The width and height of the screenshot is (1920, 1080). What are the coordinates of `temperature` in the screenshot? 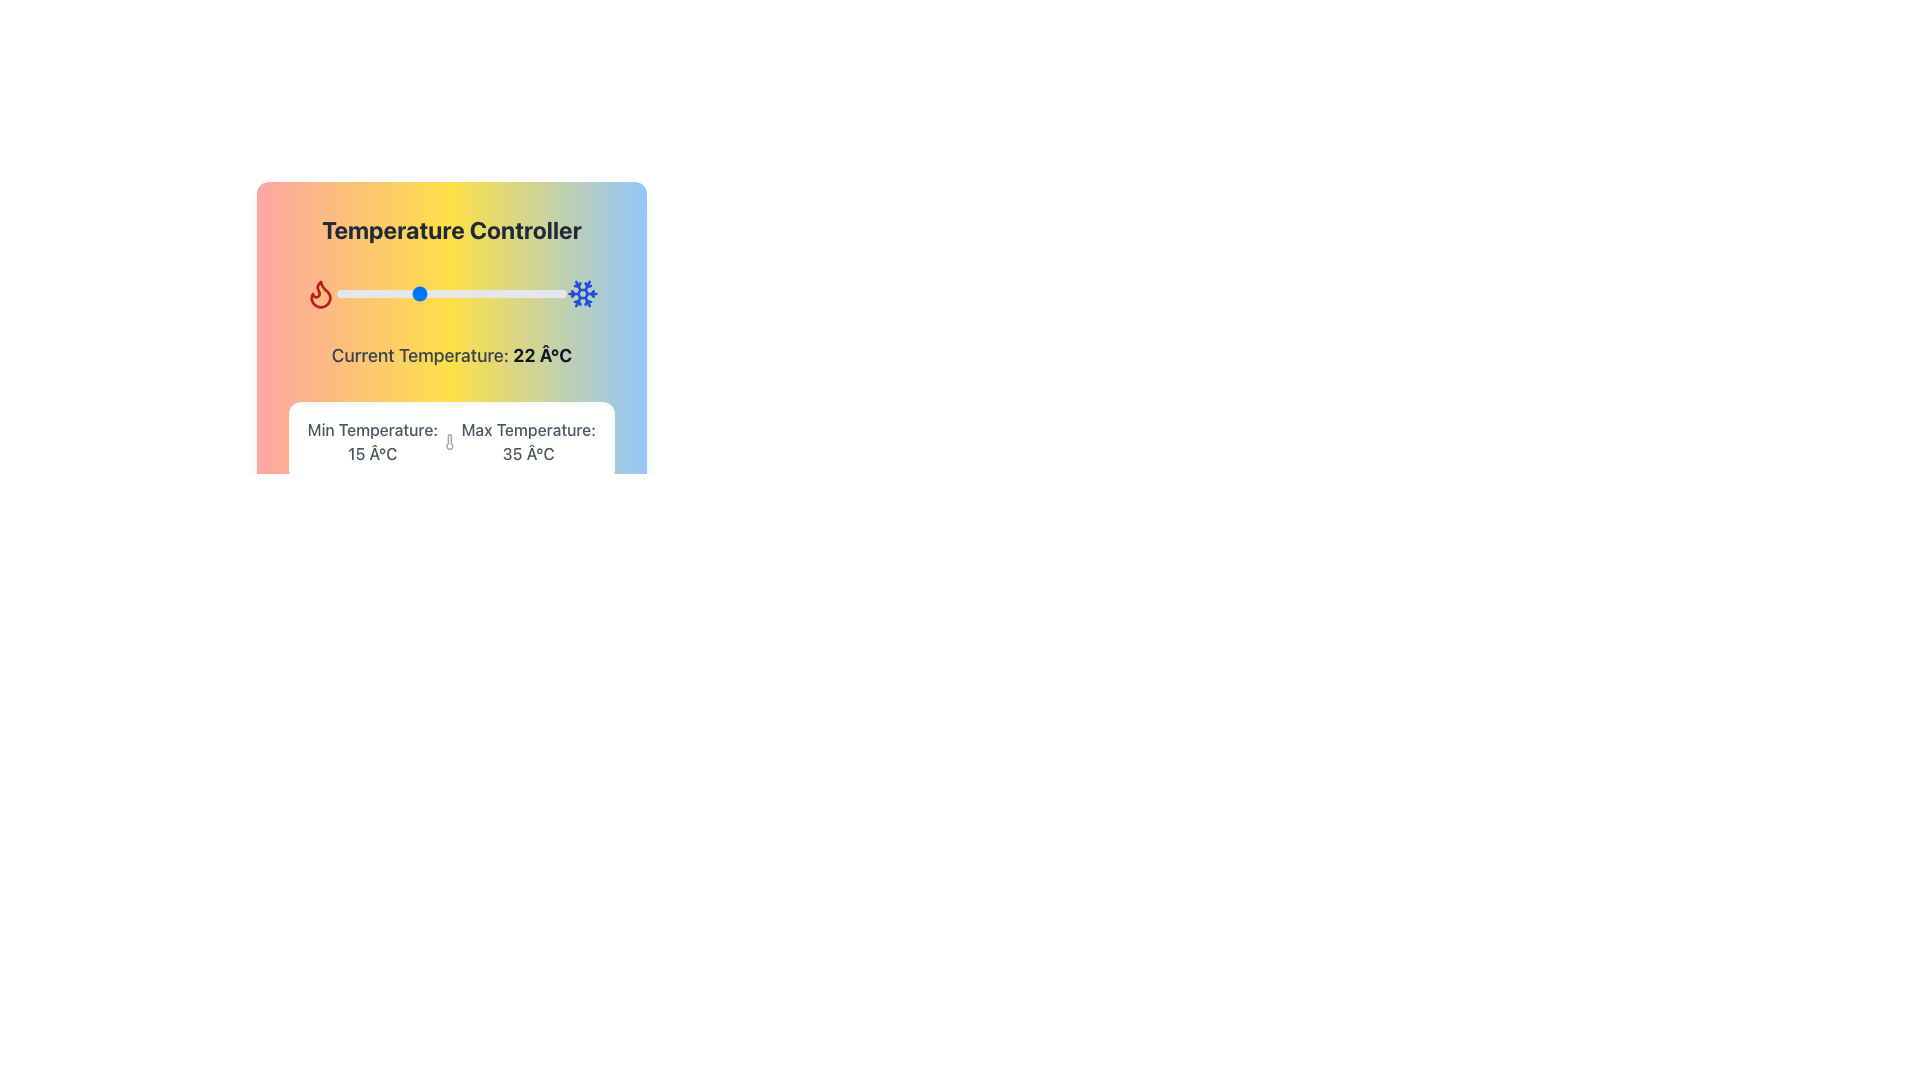 It's located at (555, 293).